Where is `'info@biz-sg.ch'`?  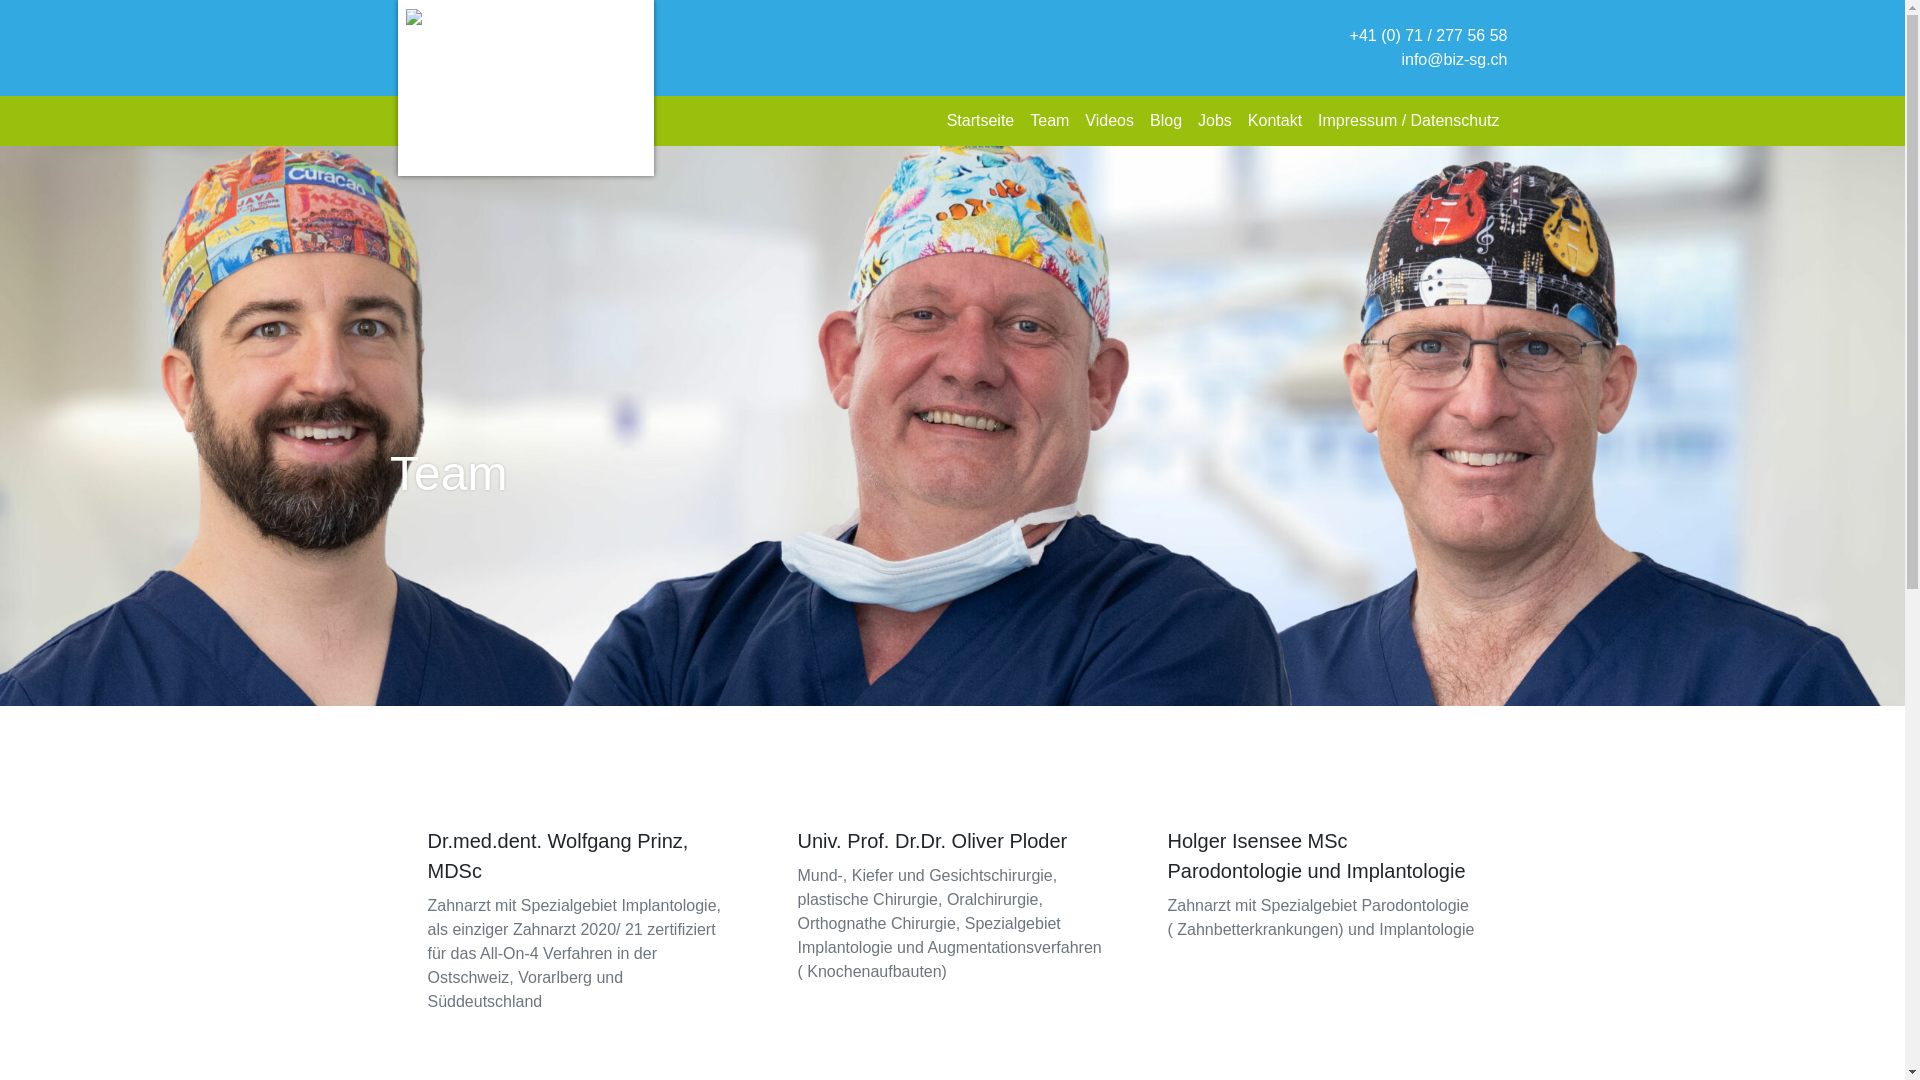 'info@biz-sg.ch' is located at coordinates (1454, 58).